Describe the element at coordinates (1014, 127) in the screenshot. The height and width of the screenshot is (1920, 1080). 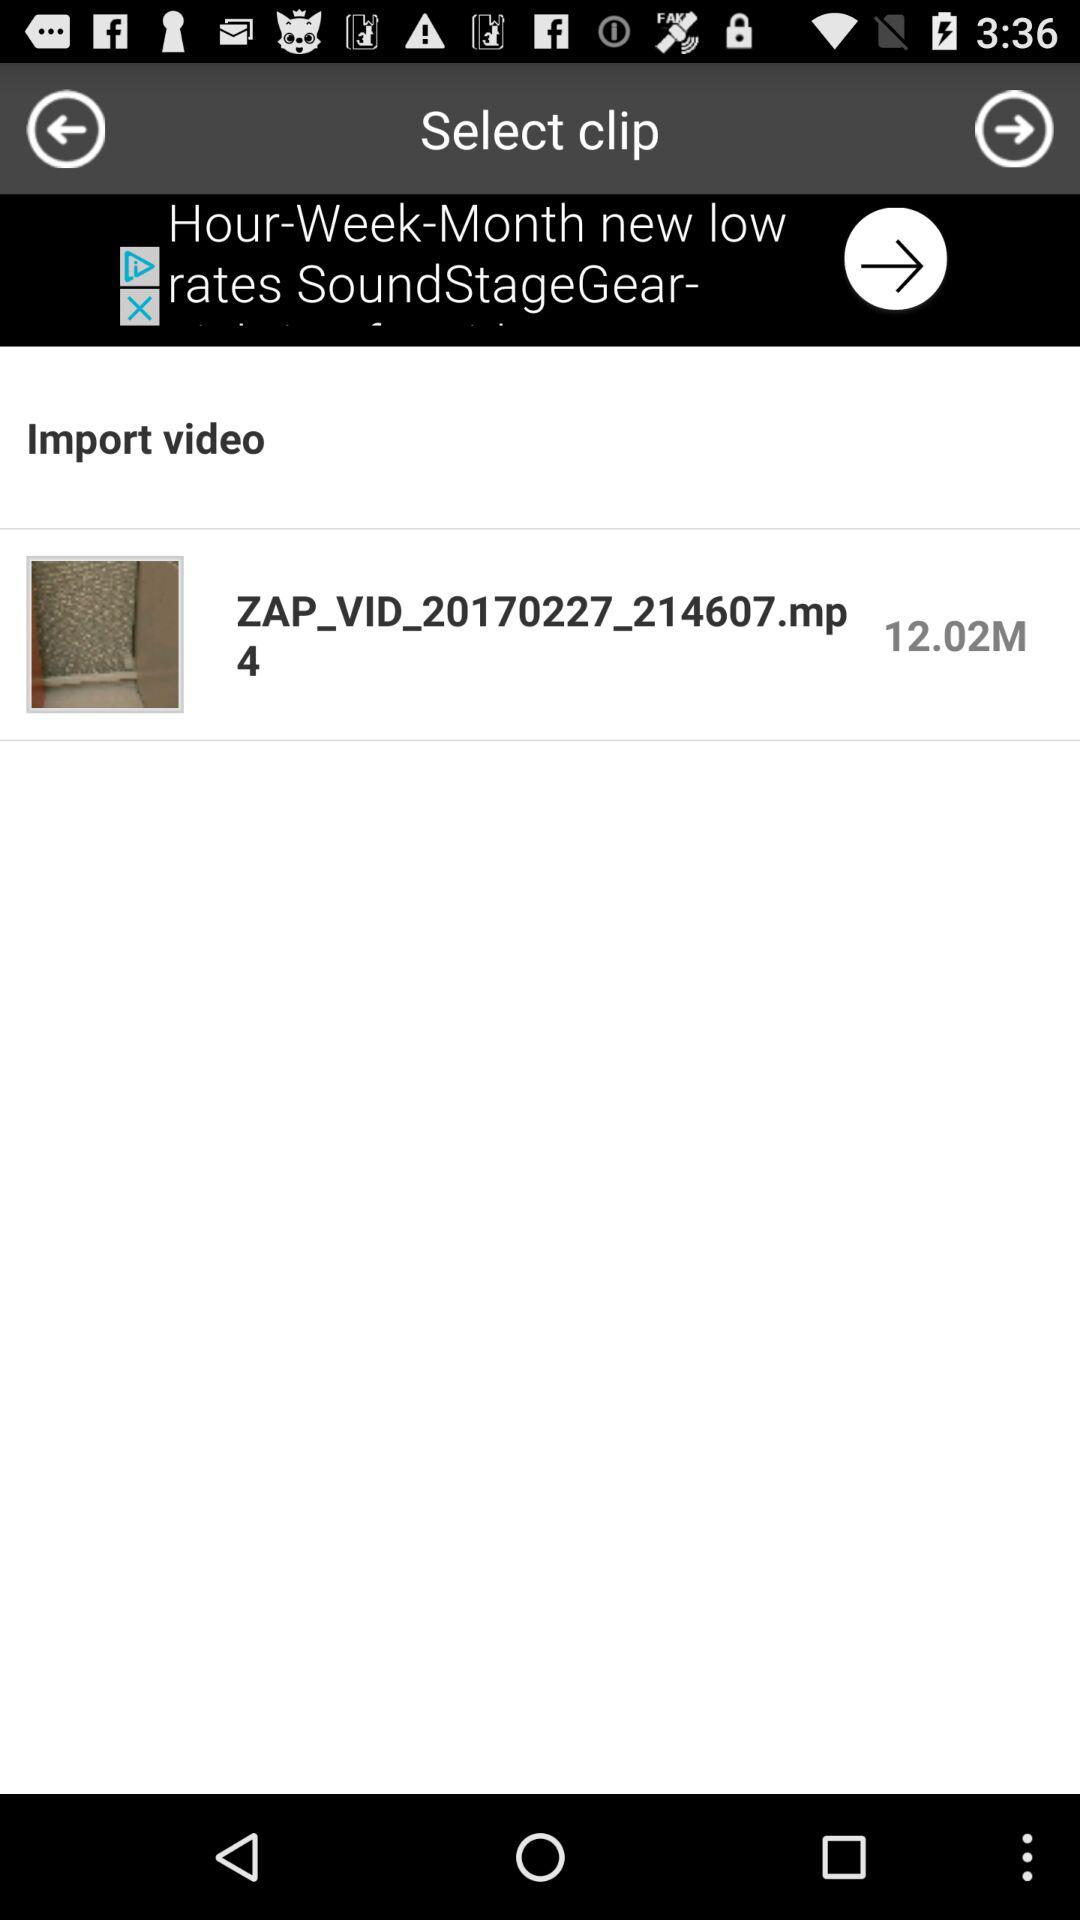
I see `next option` at that location.